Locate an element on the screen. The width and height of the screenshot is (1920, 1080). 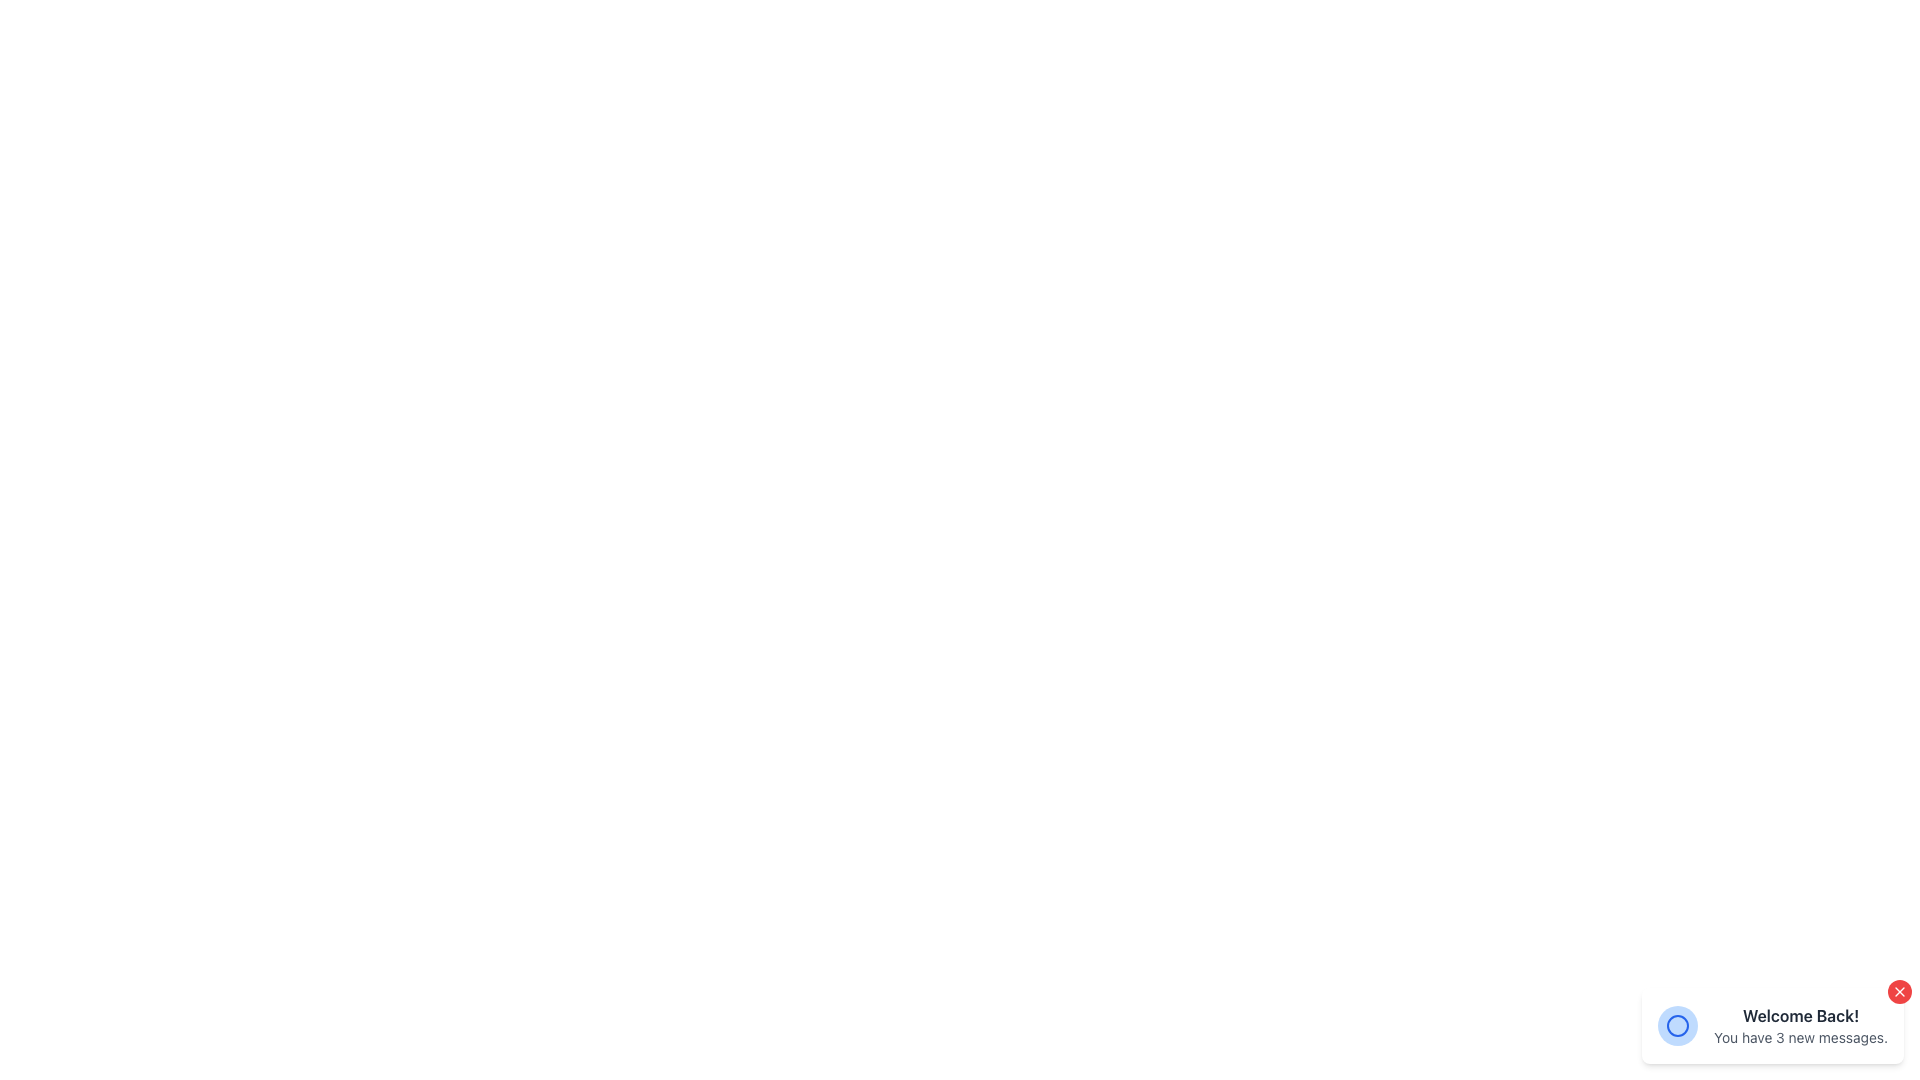
the 'X' icon button, which is a red circular button with a white 'X' icon, located in the top-right corner of the notification panel that displays 'Welcome Back! You have 3 new messages.' is located at coordinates (1899, 991).